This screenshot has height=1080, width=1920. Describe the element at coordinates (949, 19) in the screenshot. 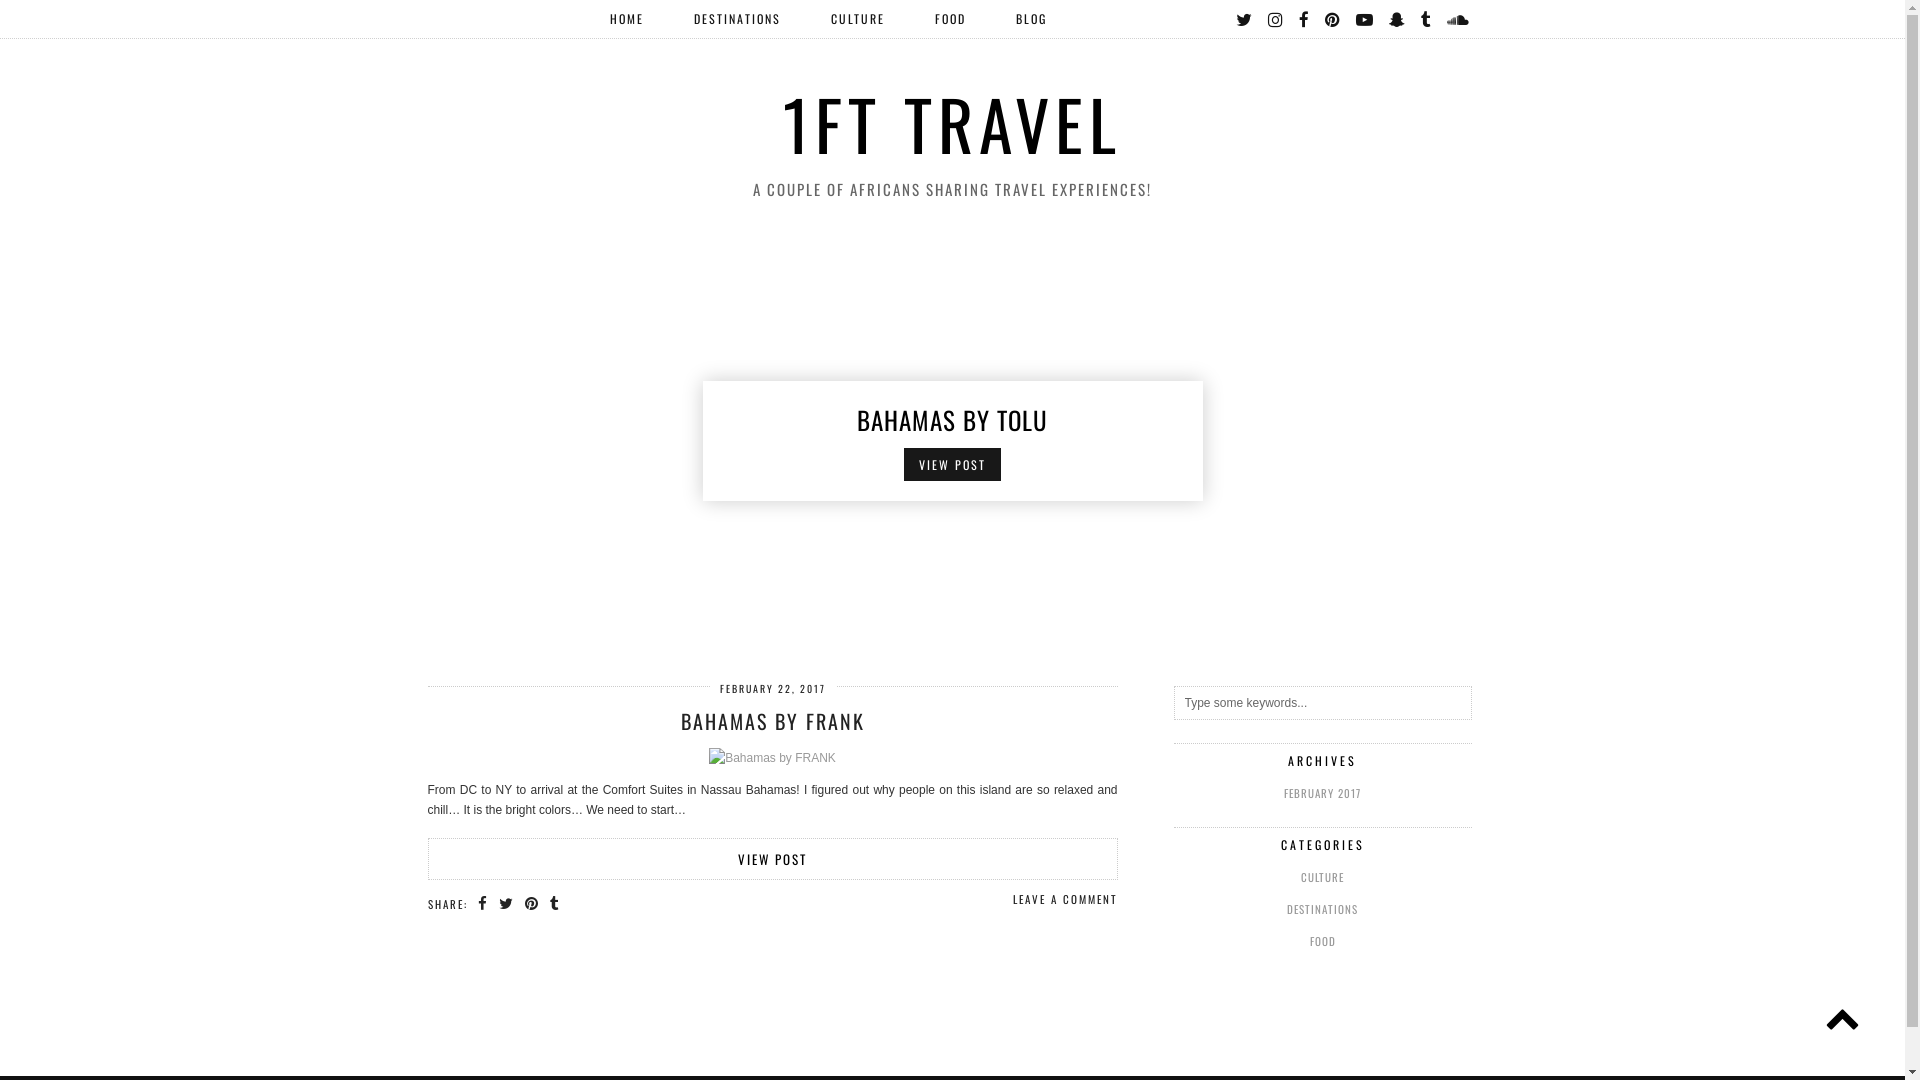

I see `'FOOD'` at that location.